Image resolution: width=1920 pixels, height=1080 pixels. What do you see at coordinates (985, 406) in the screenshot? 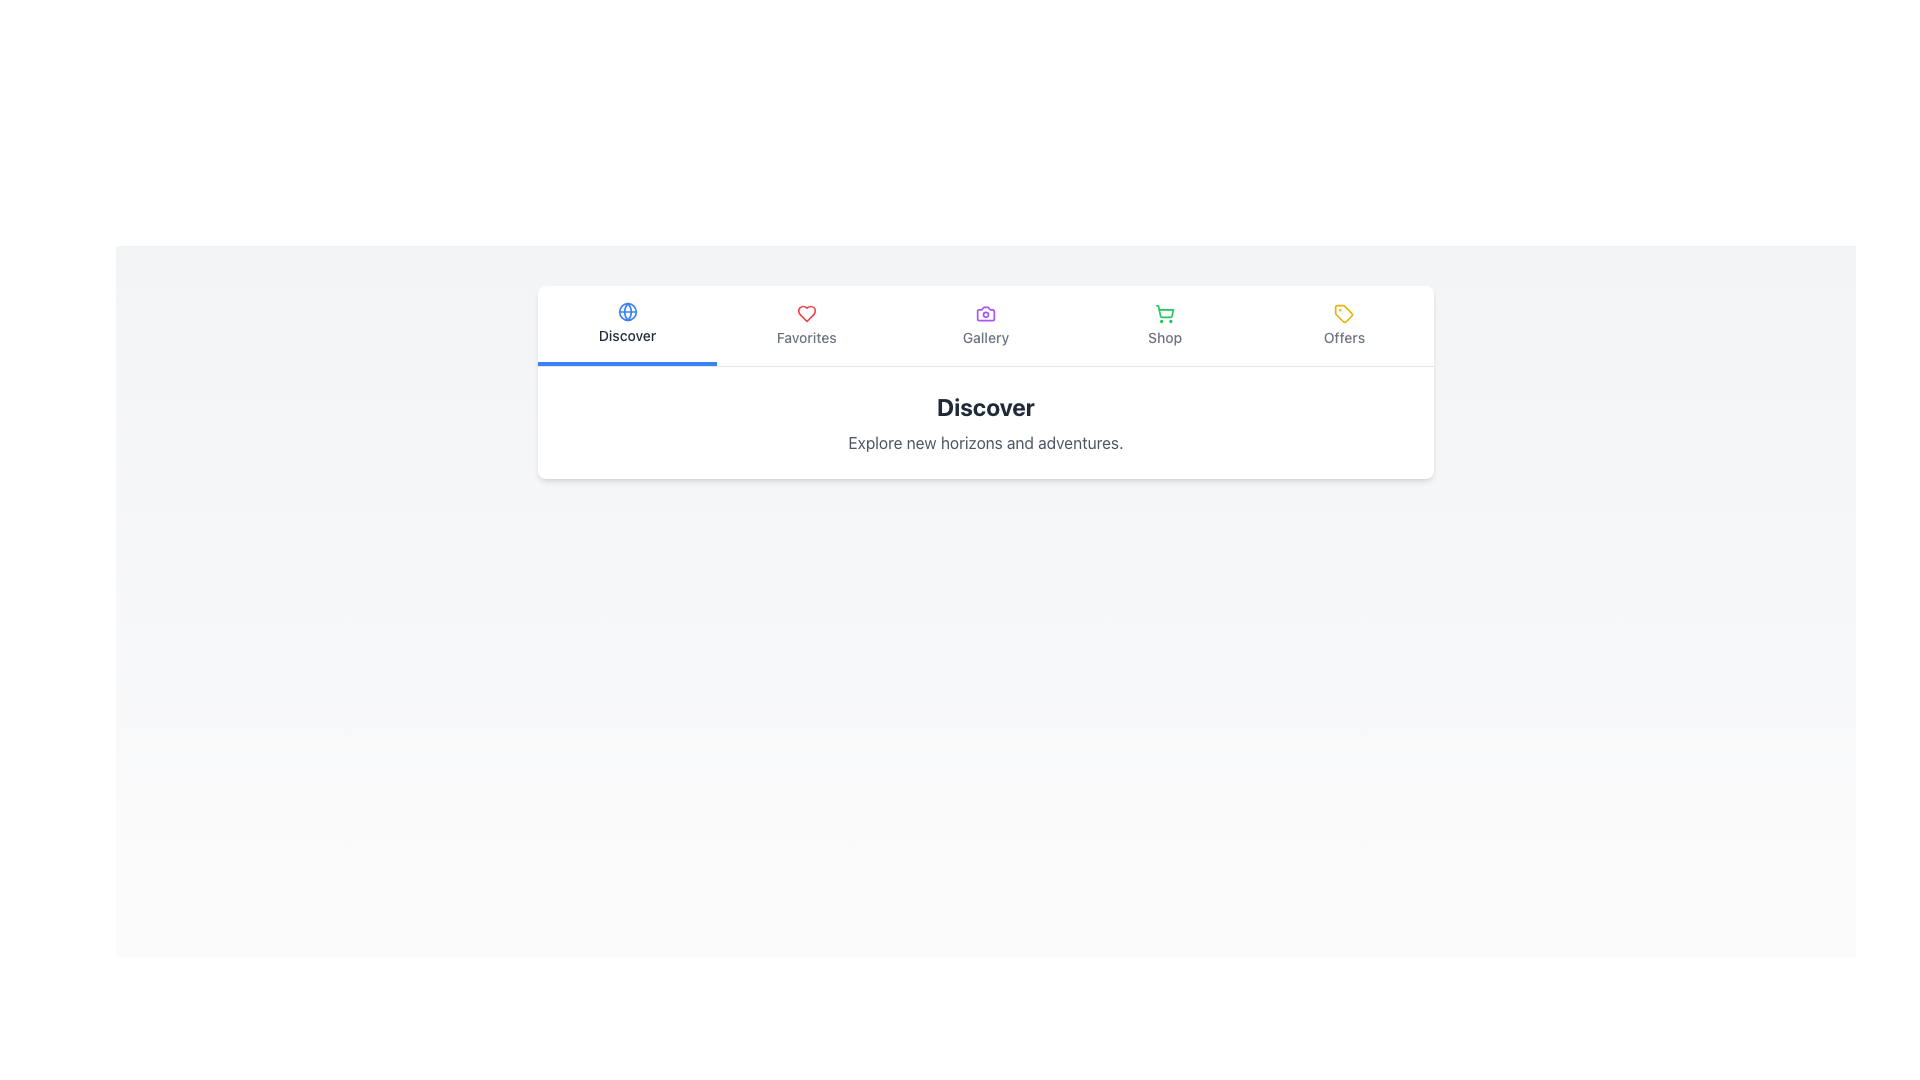
I see `the header text element that serves as the title or introduction of the section, positioned centrally below the navigation bar` at bounding box center [985, 406].